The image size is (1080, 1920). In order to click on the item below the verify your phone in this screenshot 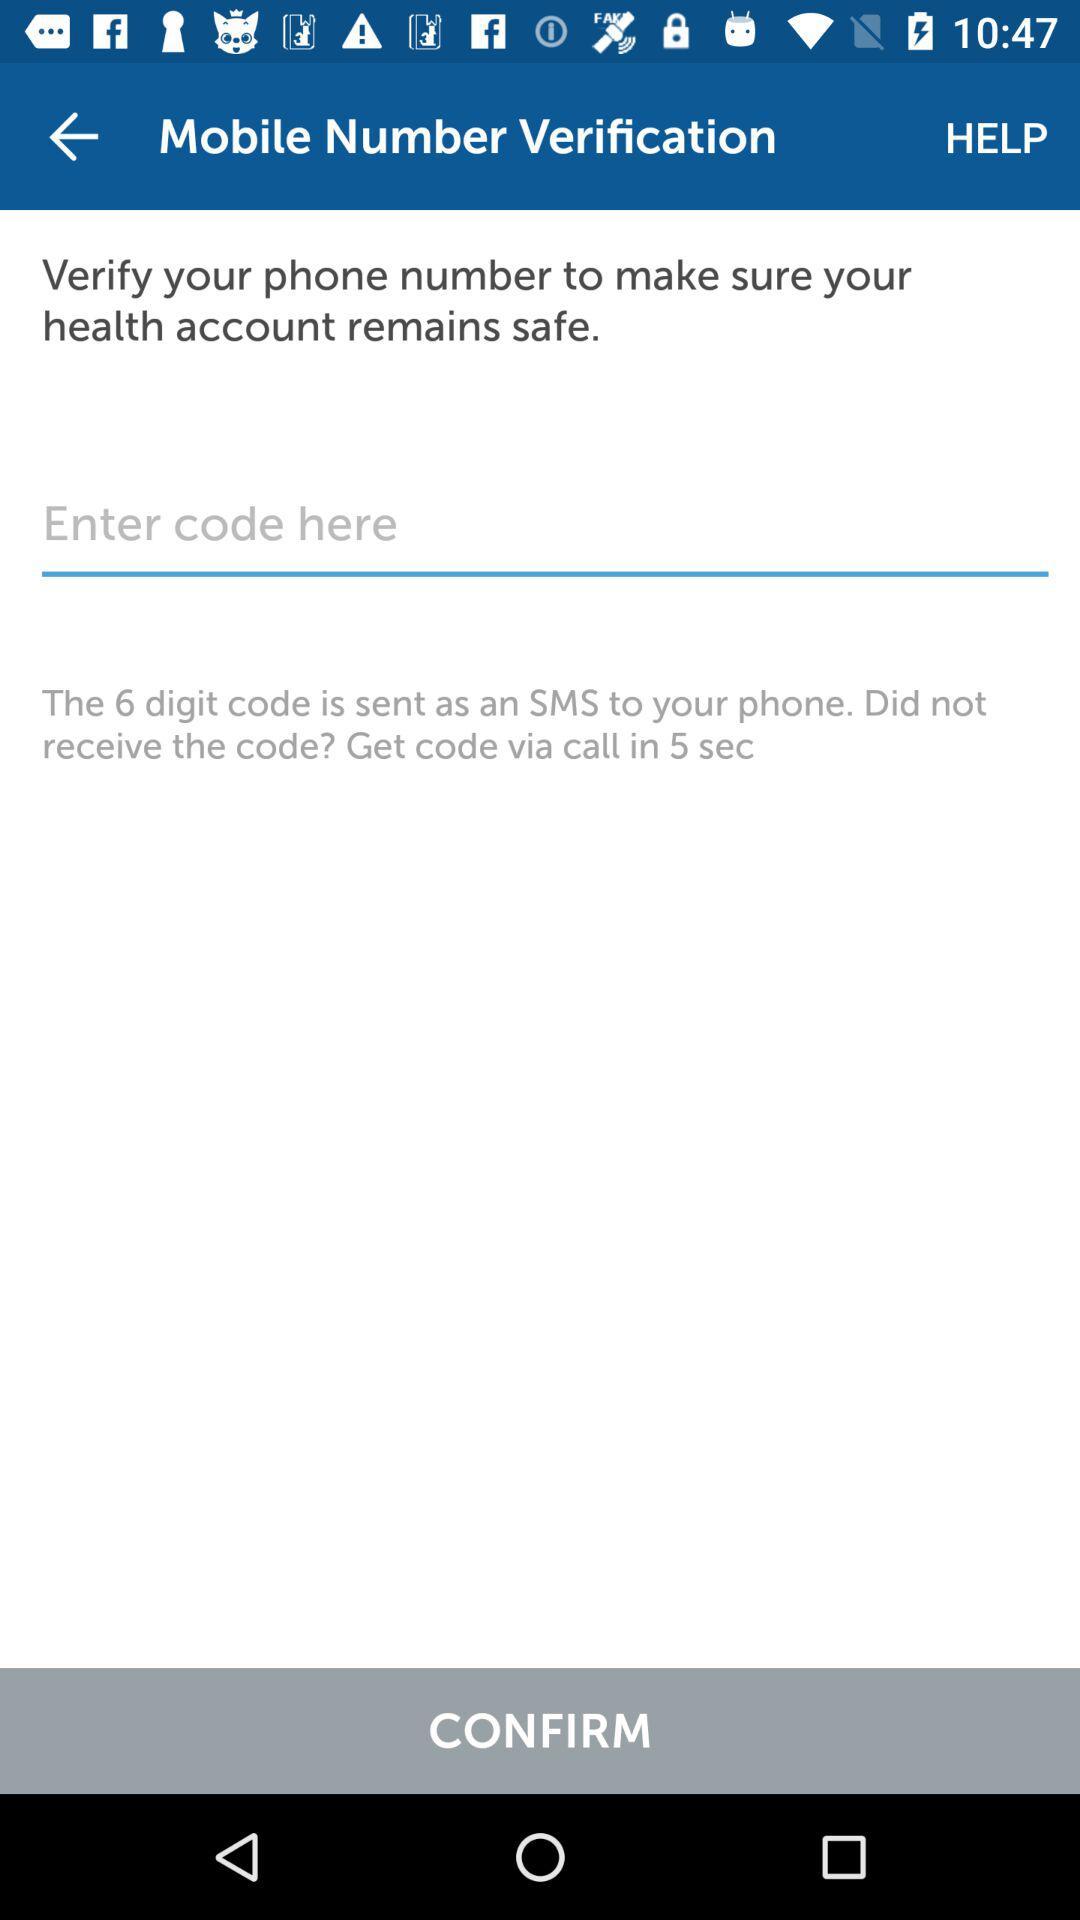, I will do `click(545, 533)`.